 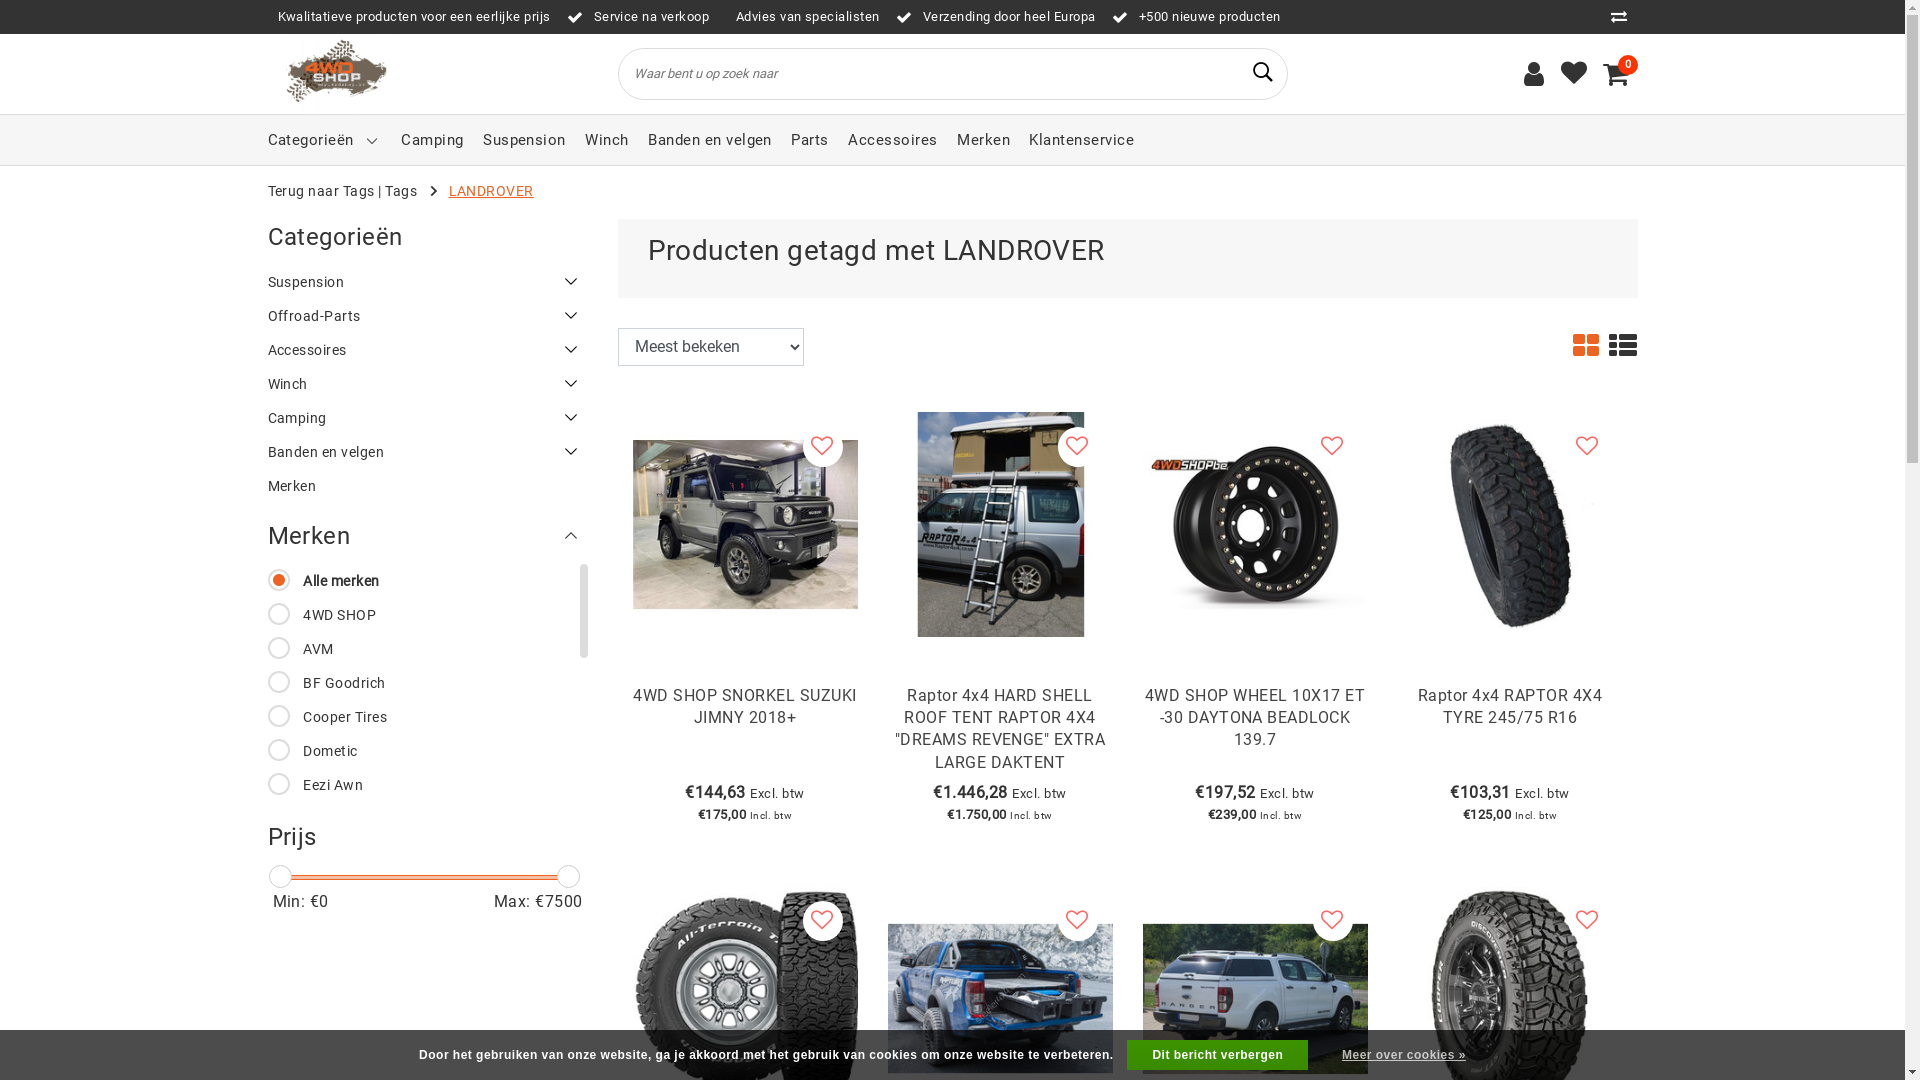 What do you see at coordinates (1028, 138) in the screenshot?
I see `'Klantenservice'` at bounding box center [1028, 138].